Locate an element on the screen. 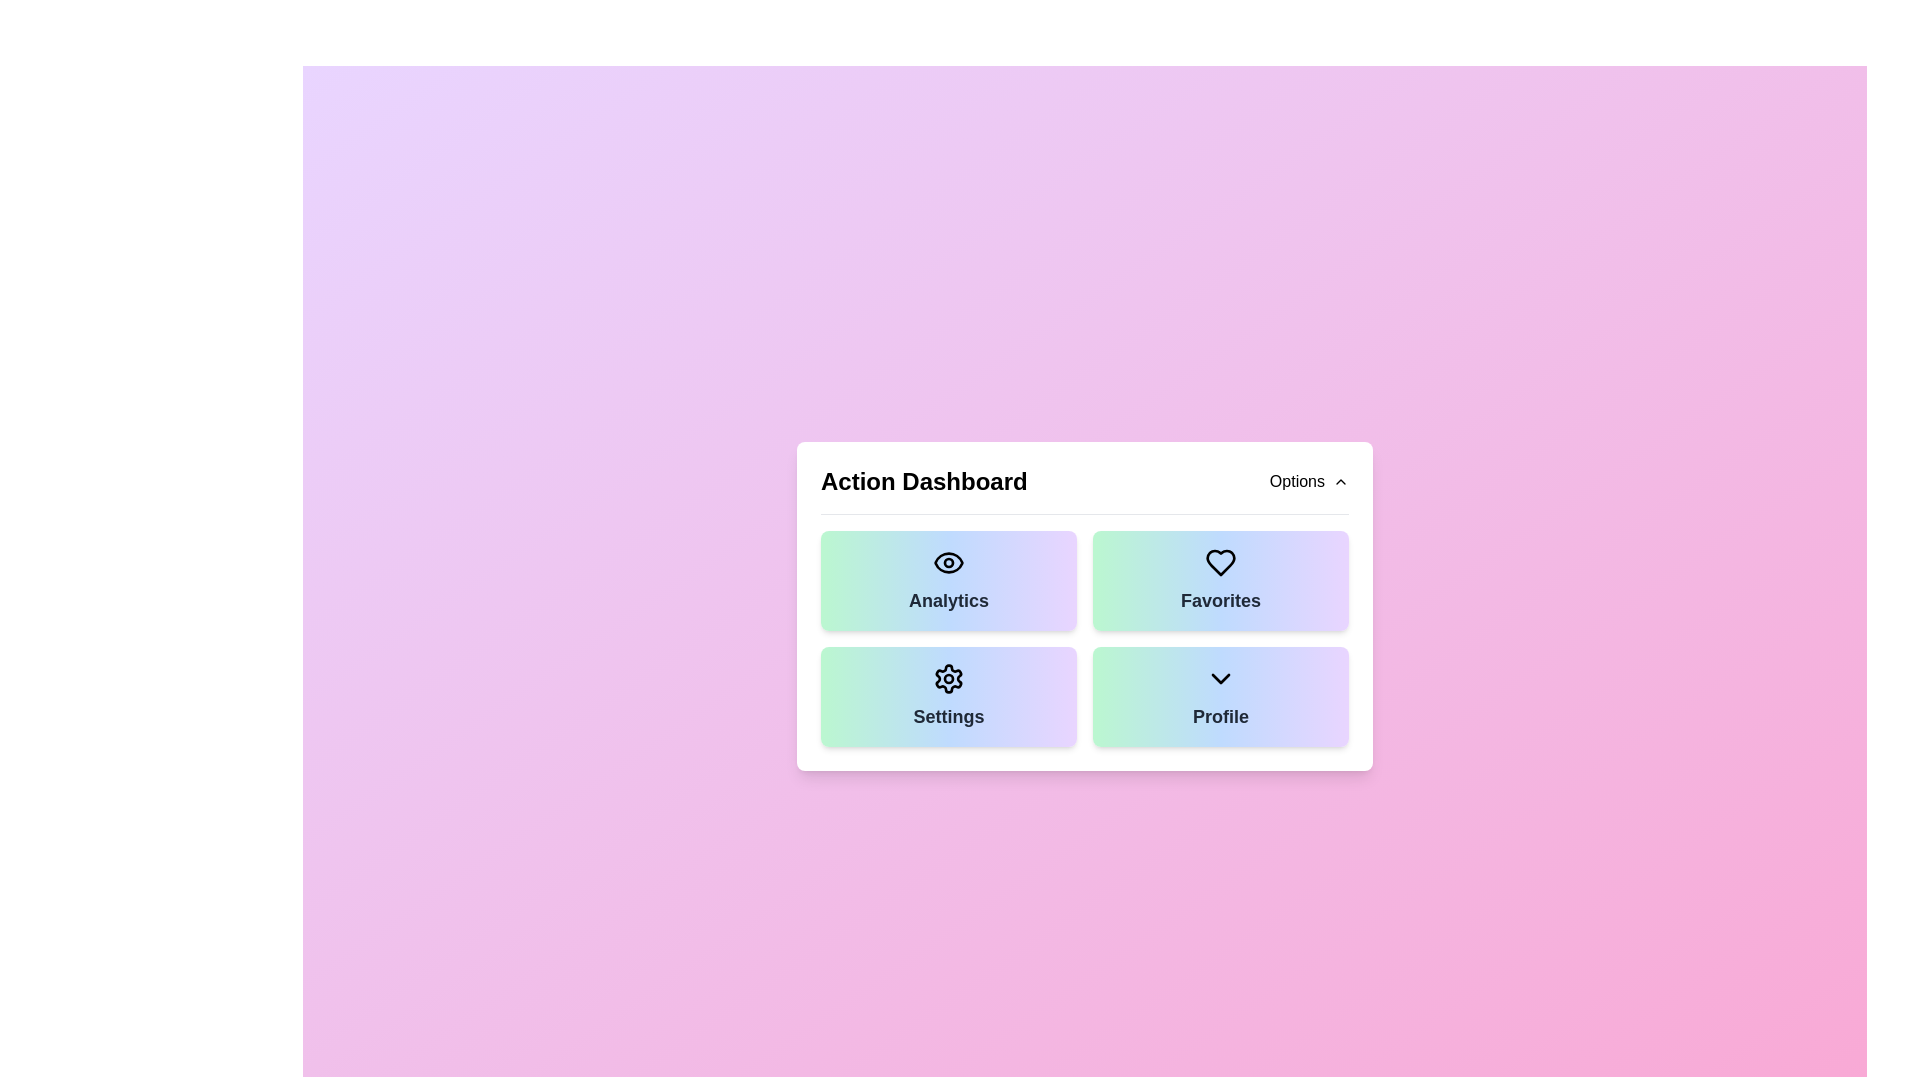 This screenshot has height=1080, width=1920. the first card in the grid layout within the 'Action Dashboard' is located at coordinates (948, 579).